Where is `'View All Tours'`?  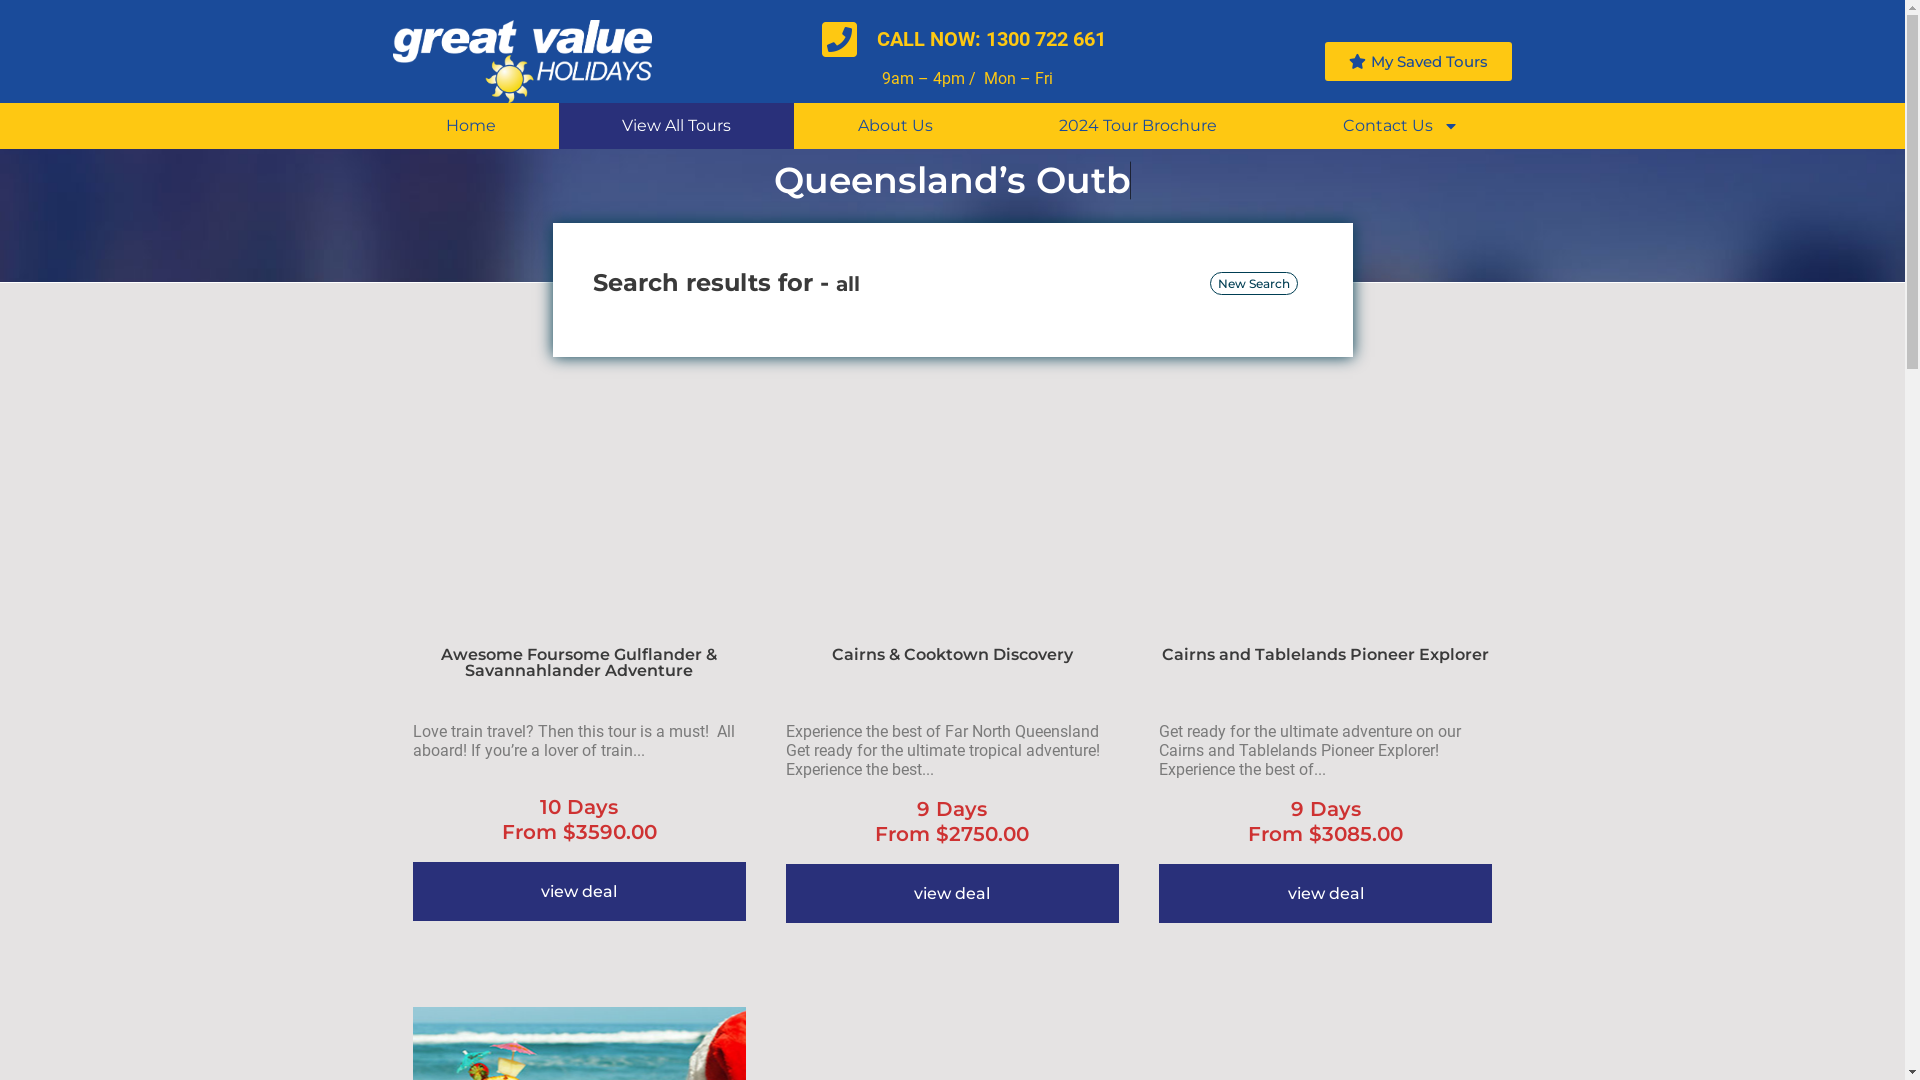 'View All Tours' is located at coordinates (558, 126).